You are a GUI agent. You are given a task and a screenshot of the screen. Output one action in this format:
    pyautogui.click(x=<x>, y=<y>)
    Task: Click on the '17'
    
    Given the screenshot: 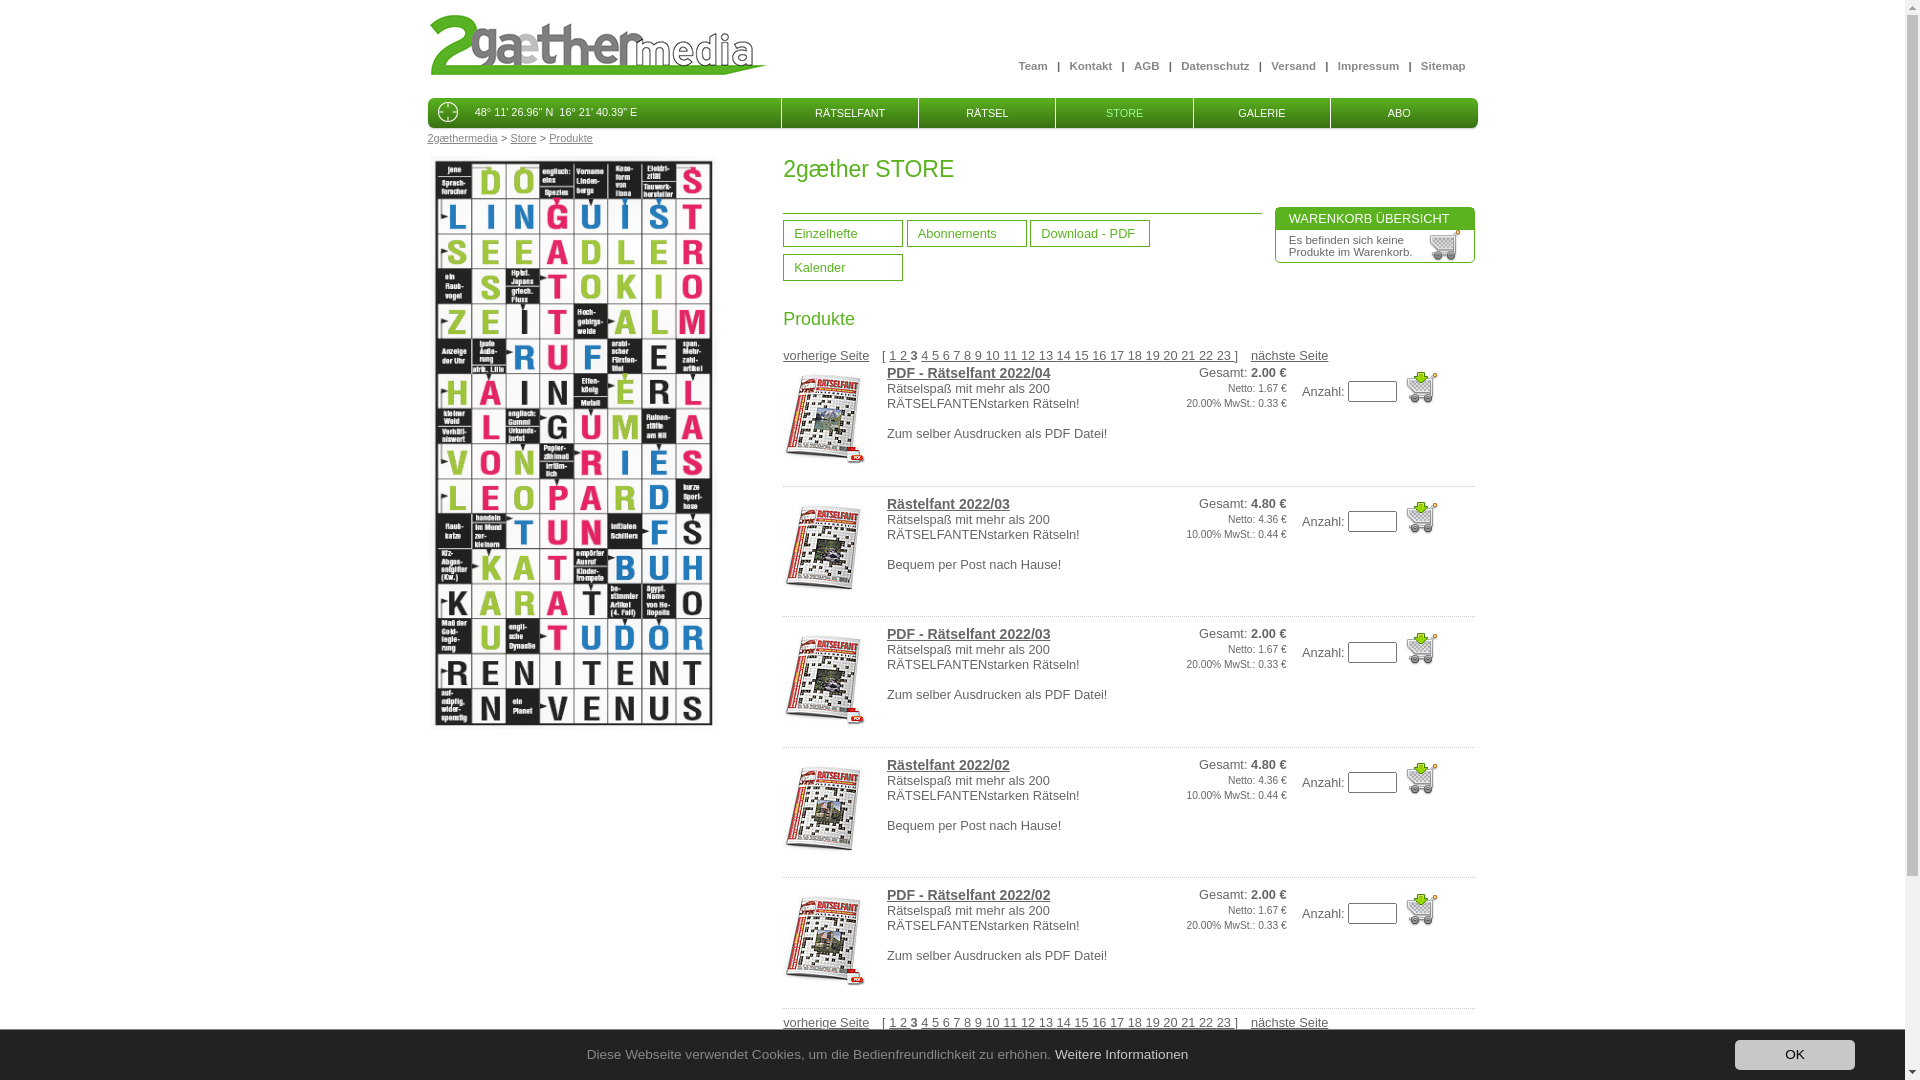 What is the action you would take?
    pyautogui.click(x=1117, y=1022)
    